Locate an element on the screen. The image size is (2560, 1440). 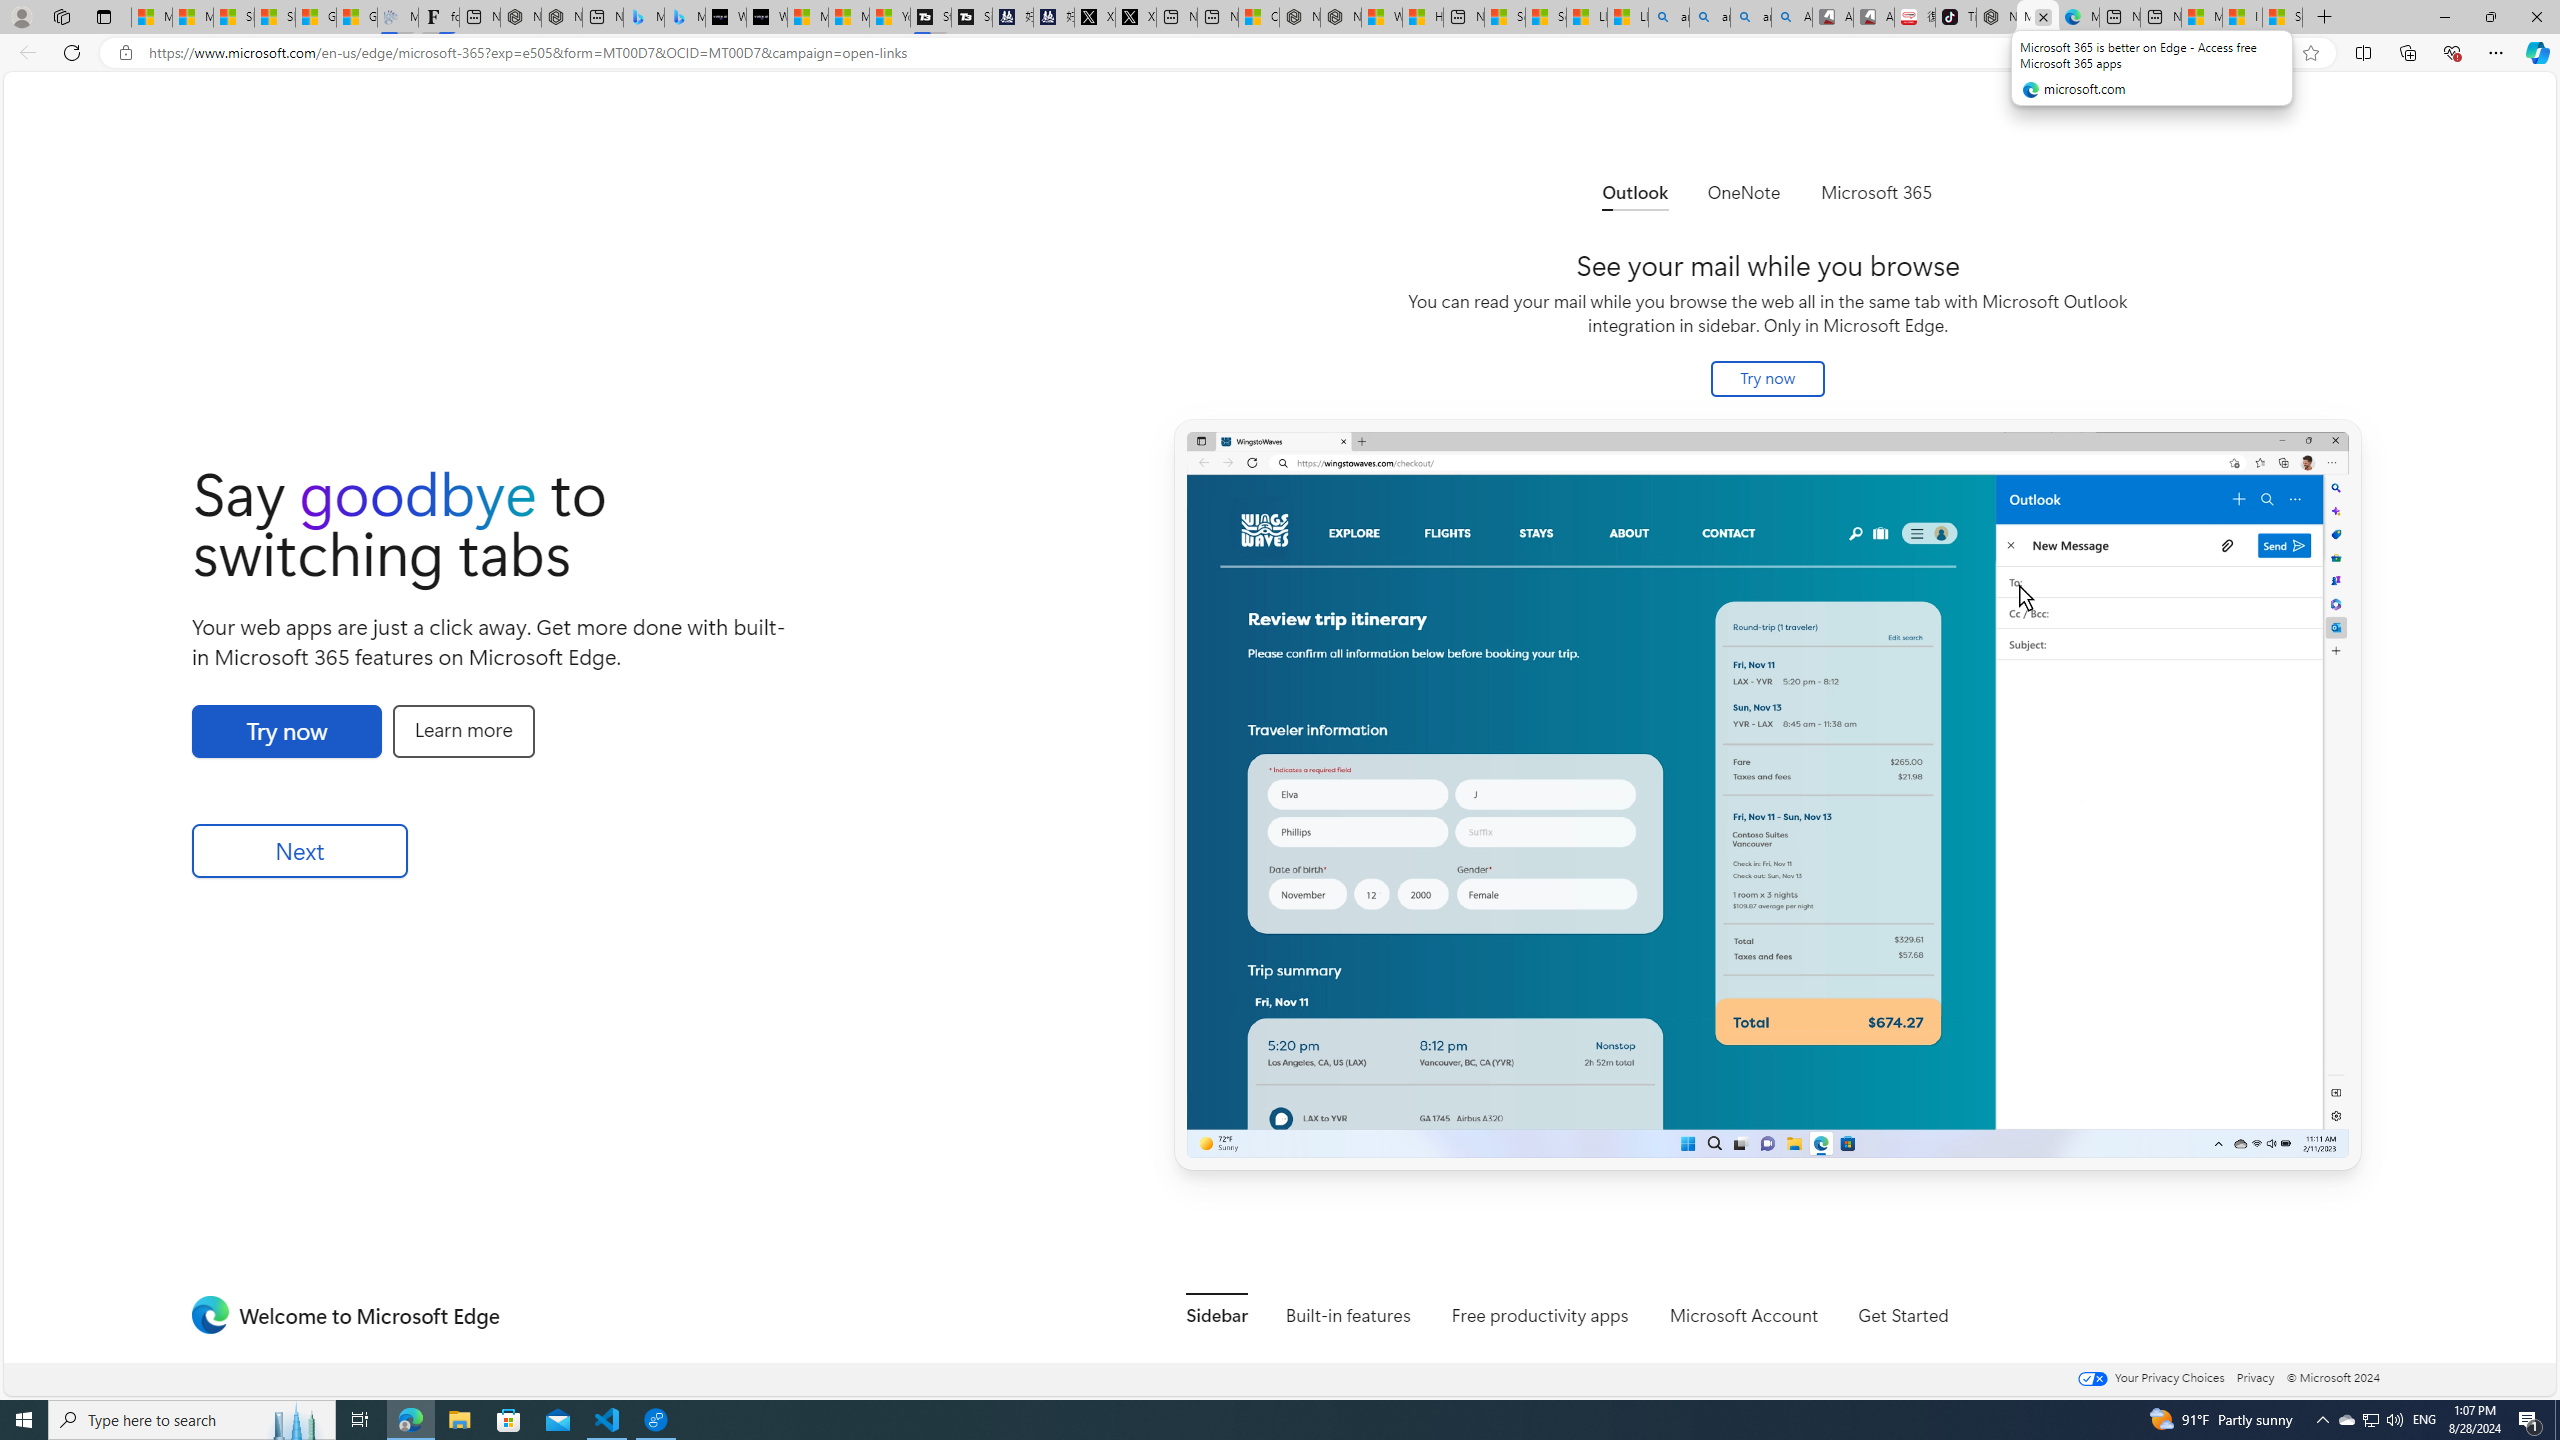
'Gilma and Hector both pose tropical trouble for Hawaii' is located at coordinates (356, 16).